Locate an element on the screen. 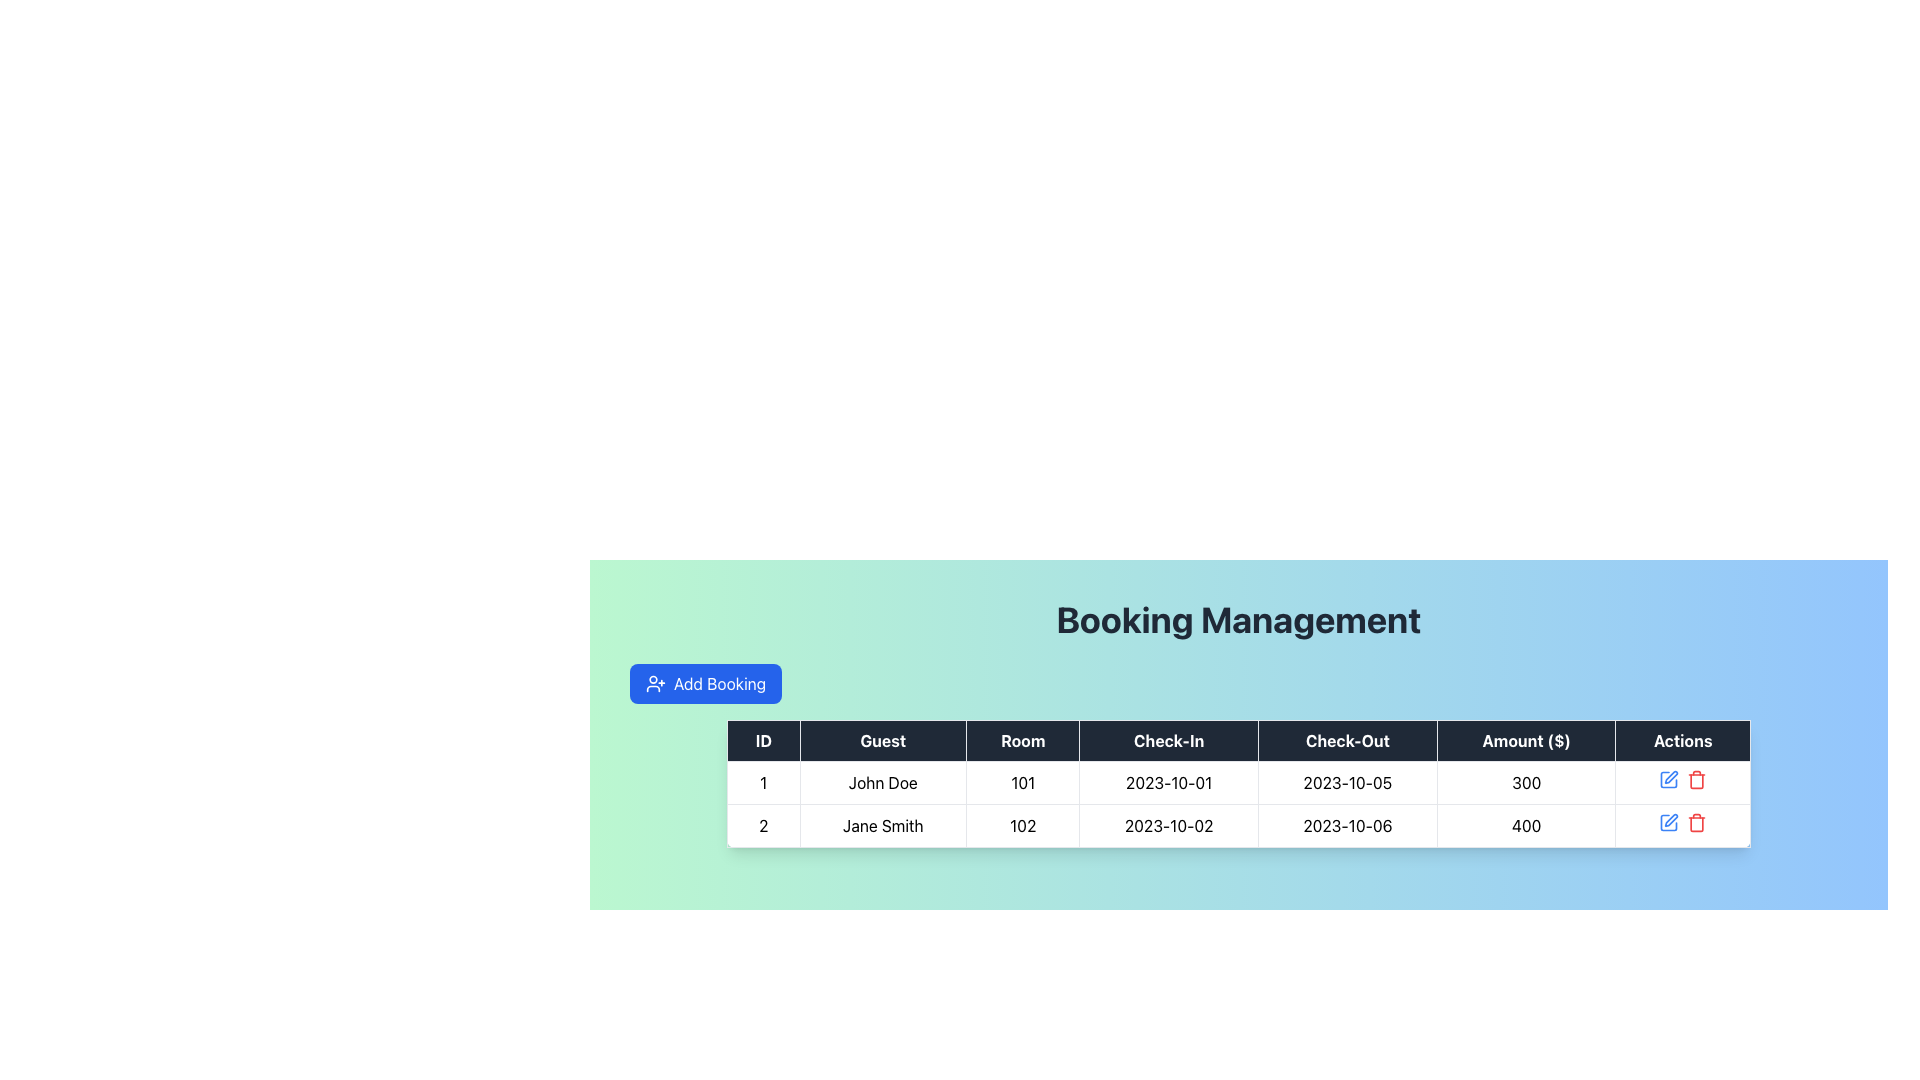  the Table Header Cell containing the text 'Room', which is the third cell in the header row of a table with a dark background and white text is located at coordinates (1023, 740).